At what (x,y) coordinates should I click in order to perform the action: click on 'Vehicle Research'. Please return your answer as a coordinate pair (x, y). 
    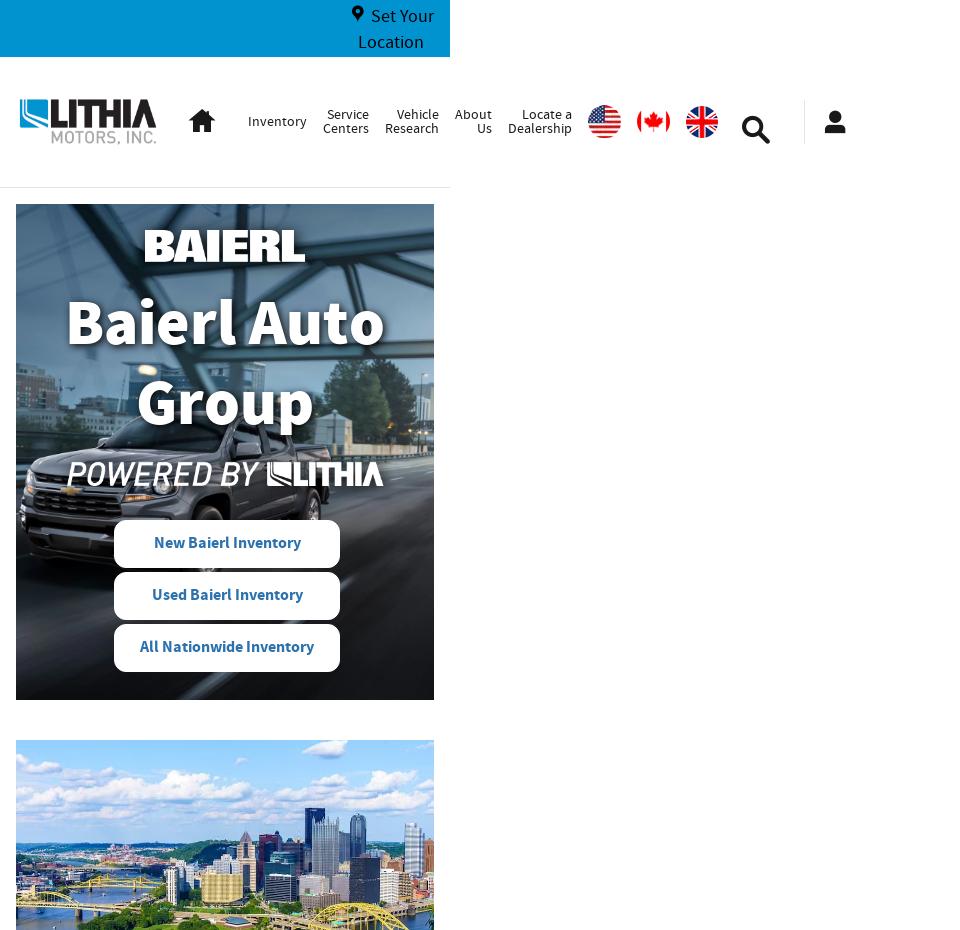
    Looking at the image, I should click on (383, 120).